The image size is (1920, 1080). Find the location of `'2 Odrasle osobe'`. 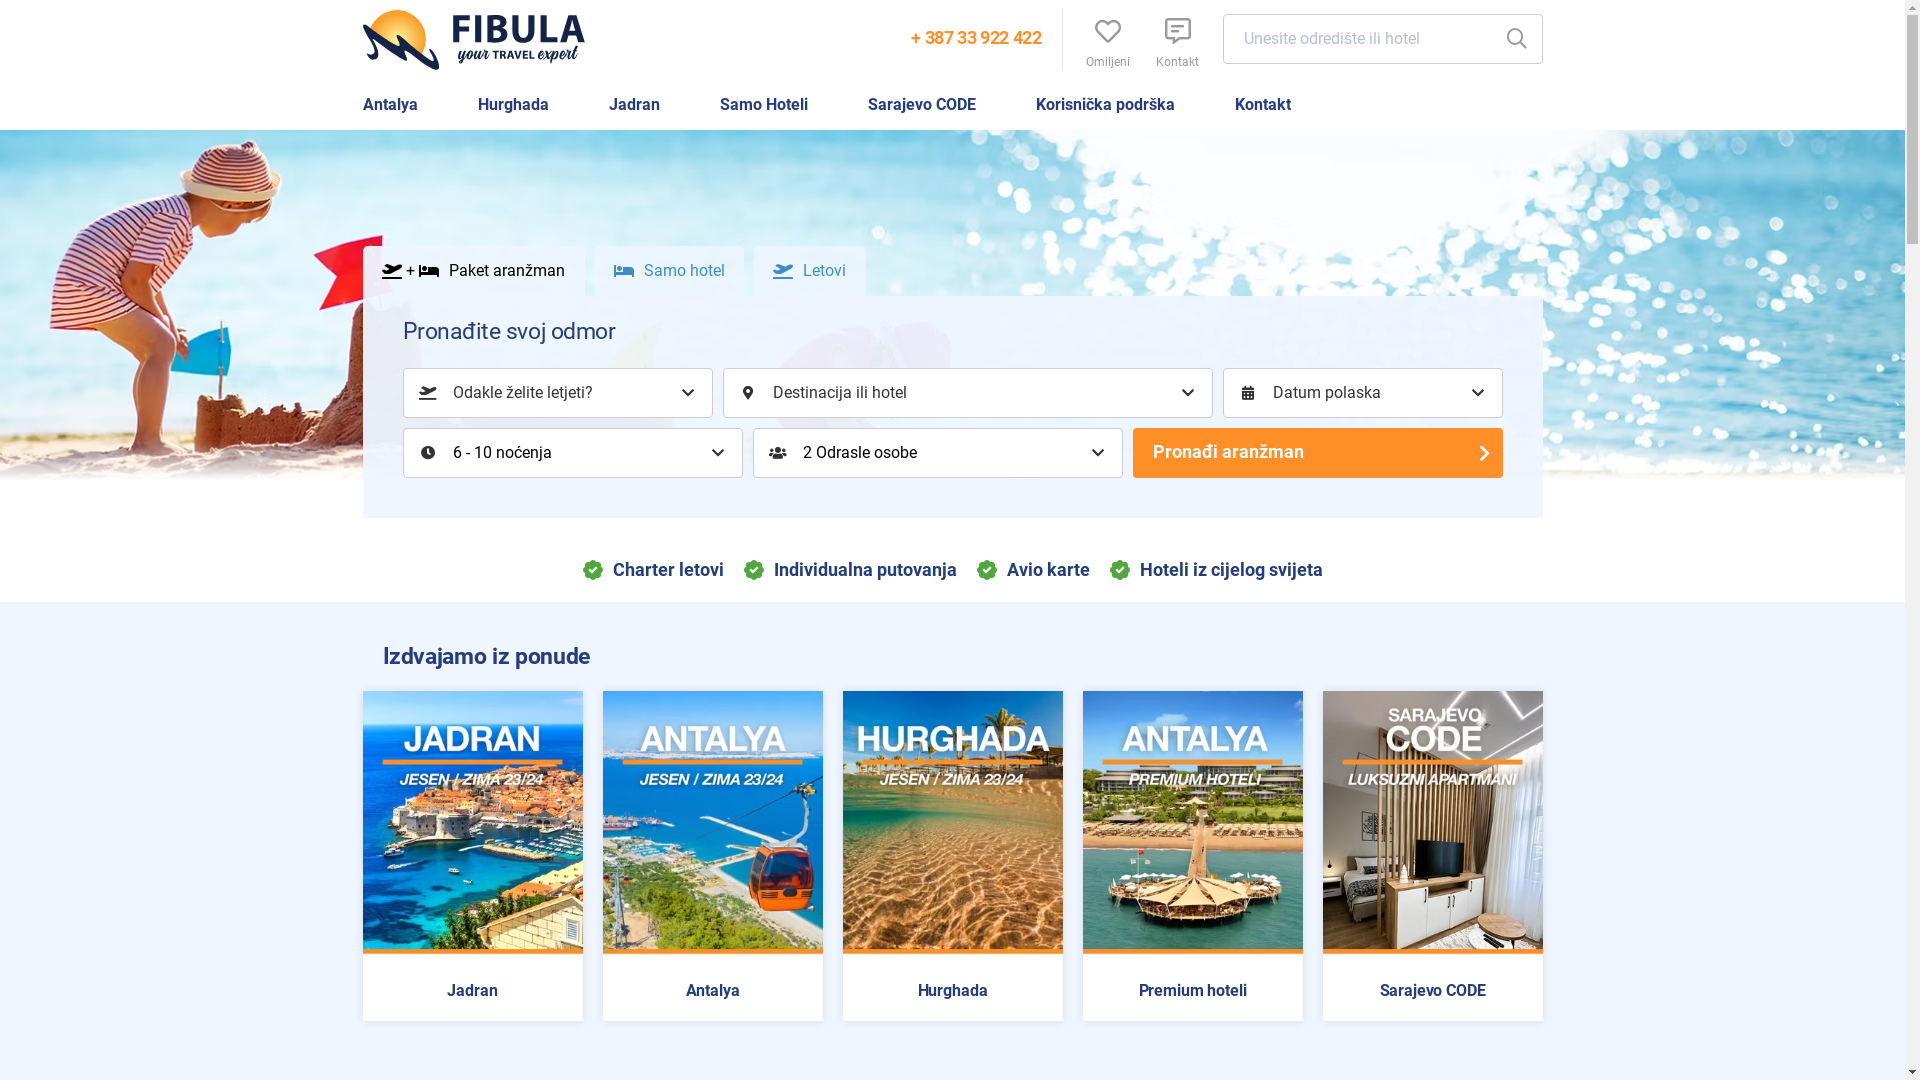

'2 Odrasle osobe' is located at coordinates (935, 452).